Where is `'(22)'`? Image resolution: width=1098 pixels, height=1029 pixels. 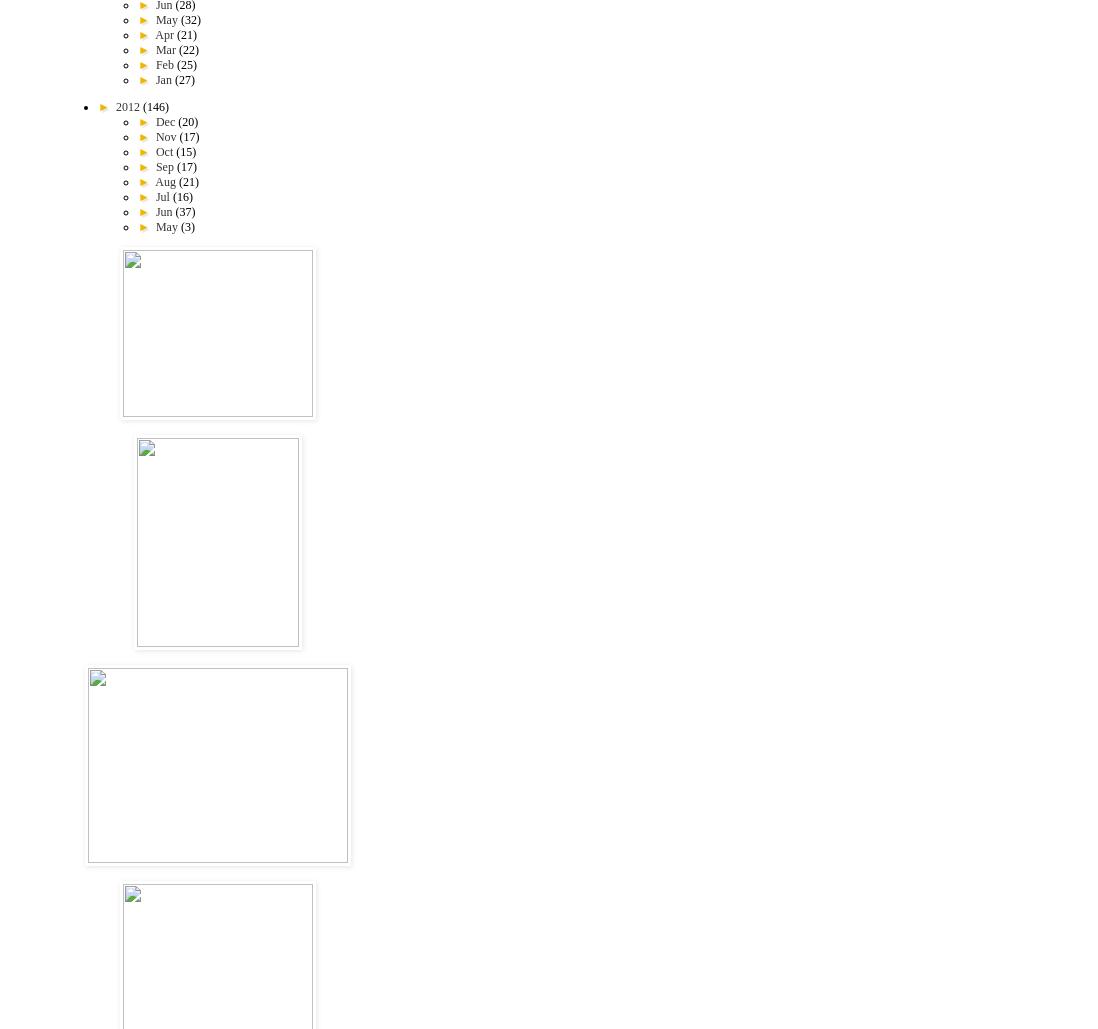
'(22)' is located at coordinates (177, 50).